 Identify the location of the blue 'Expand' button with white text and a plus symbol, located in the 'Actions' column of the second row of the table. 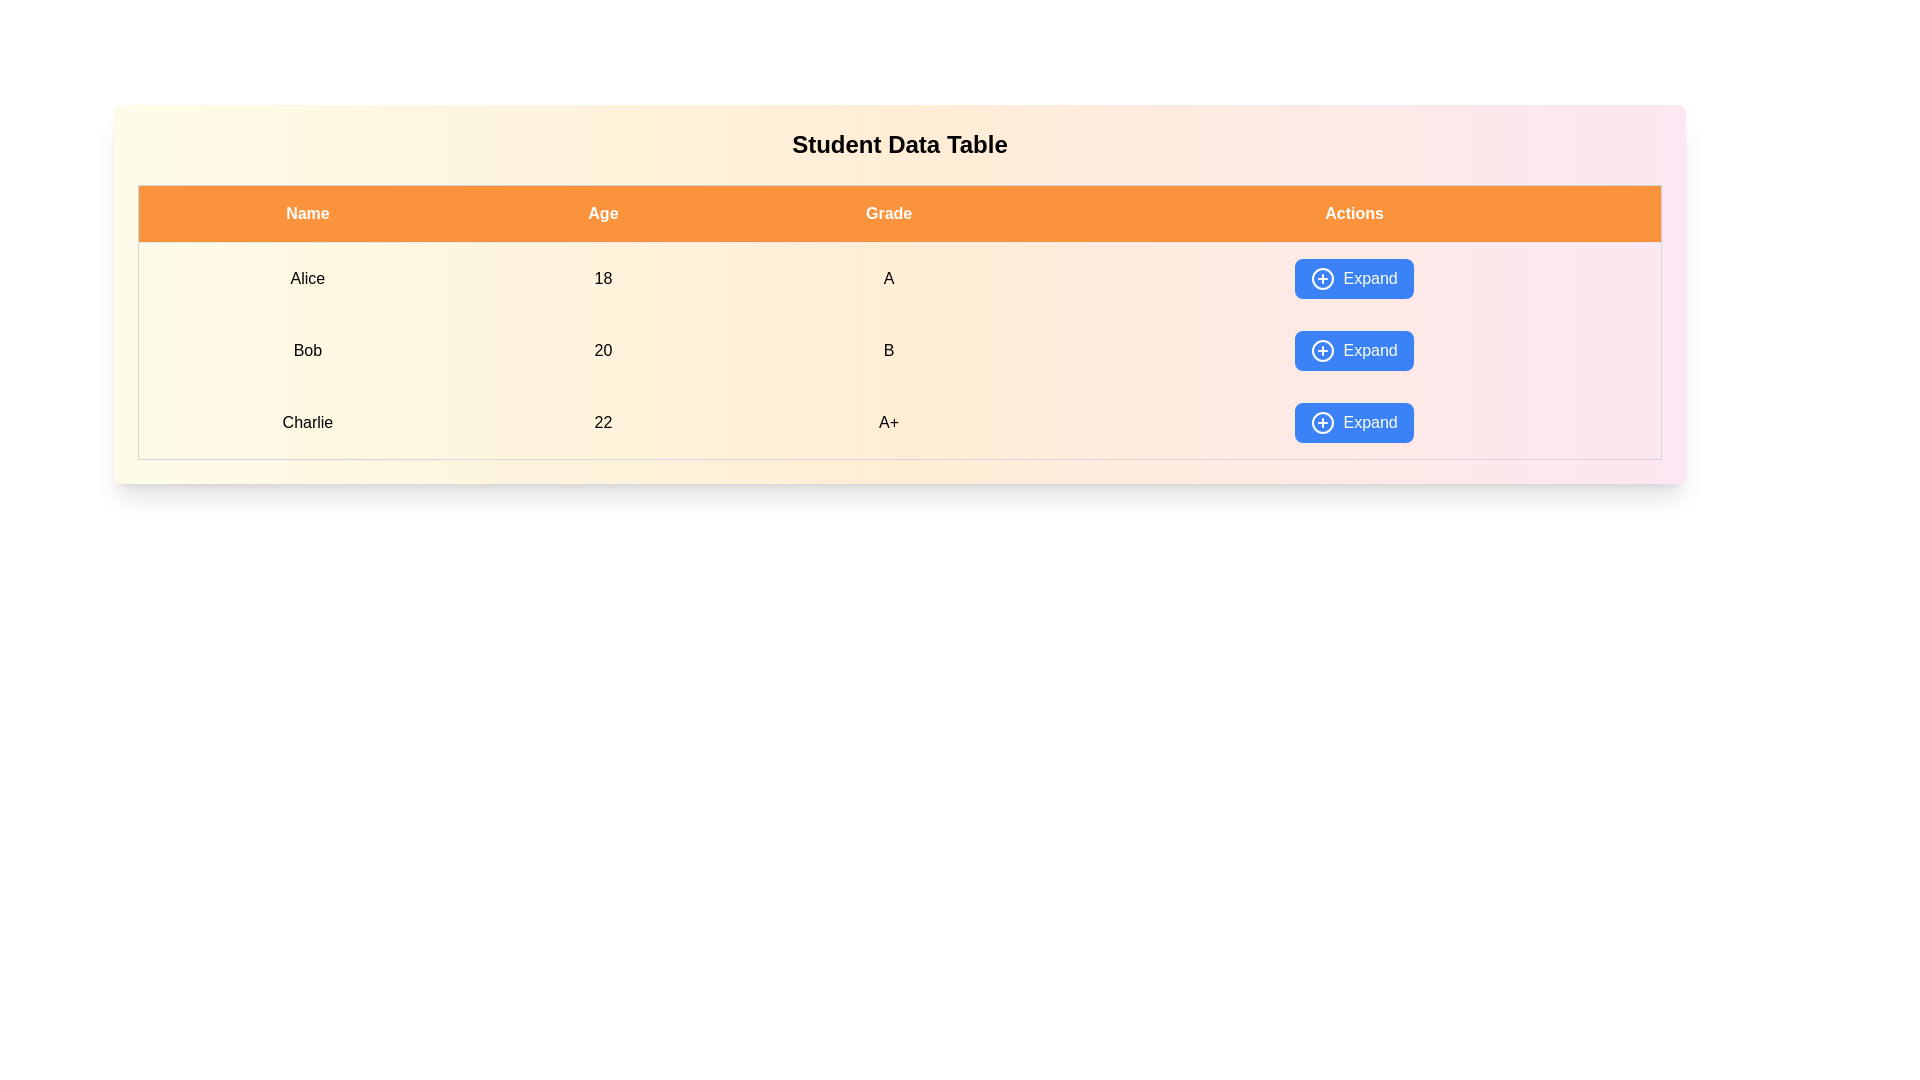
(1354, 350).